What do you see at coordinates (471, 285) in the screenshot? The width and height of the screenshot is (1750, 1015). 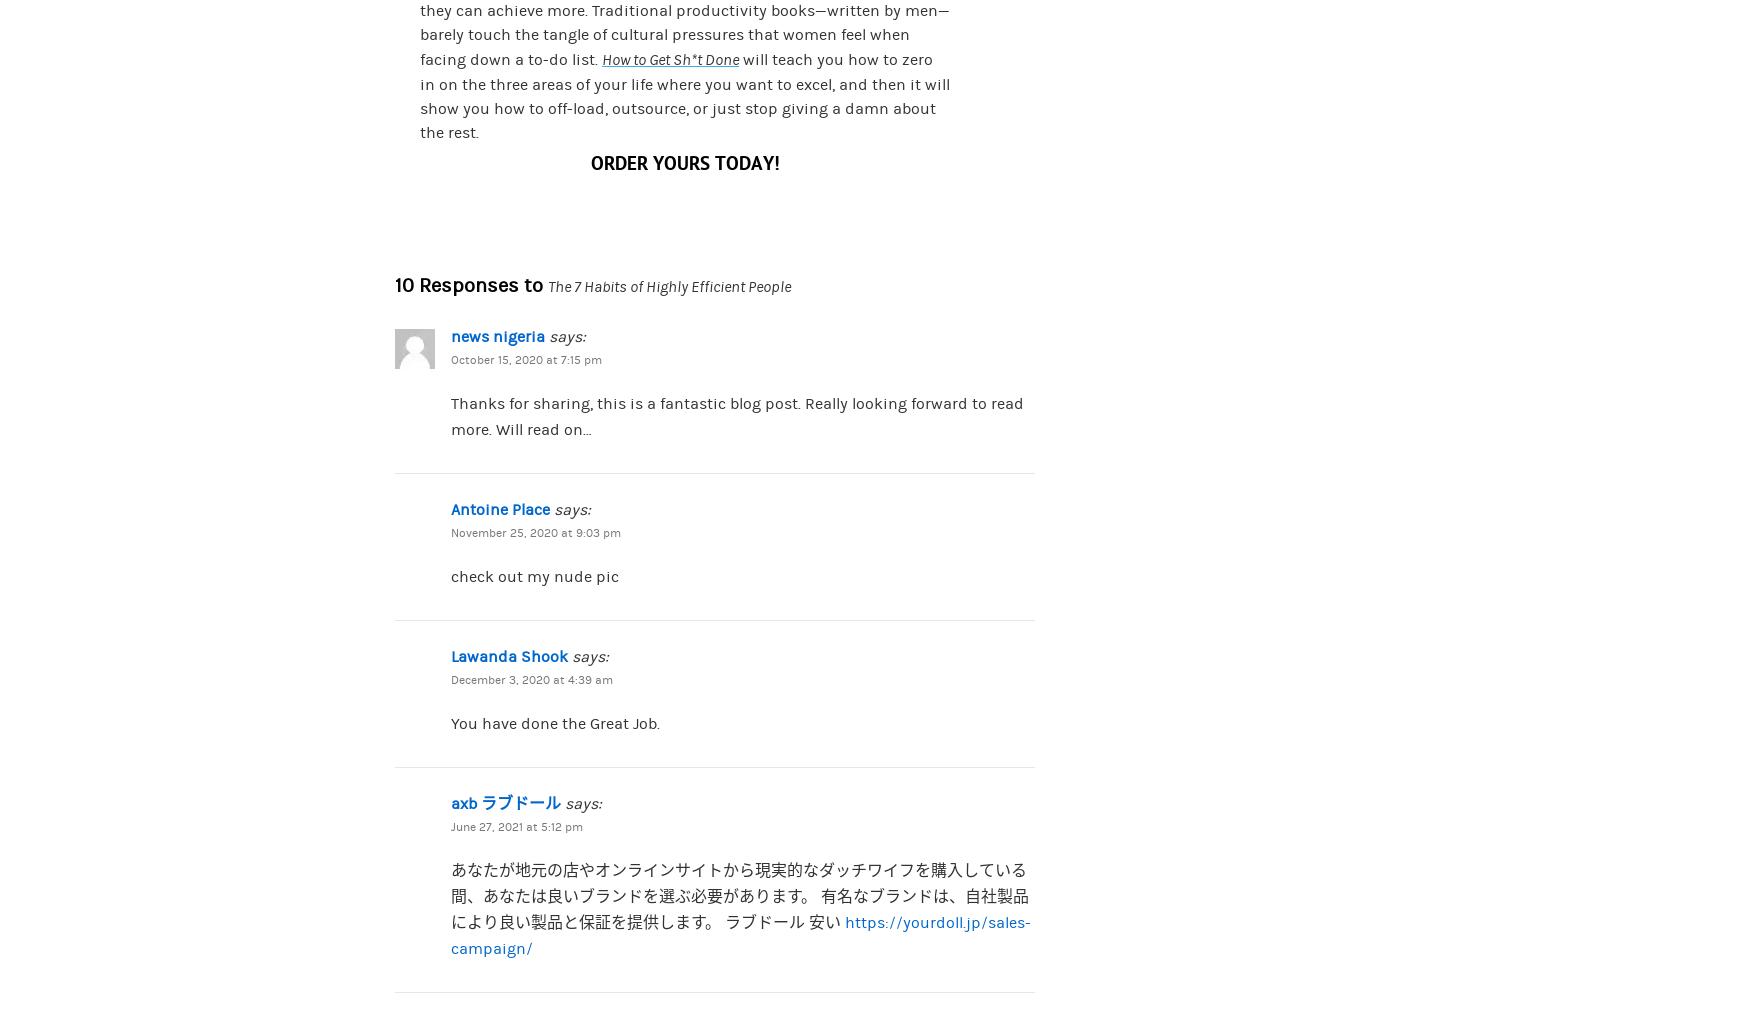 I see `'10 Responses to'` at bounding box center [471, 285].